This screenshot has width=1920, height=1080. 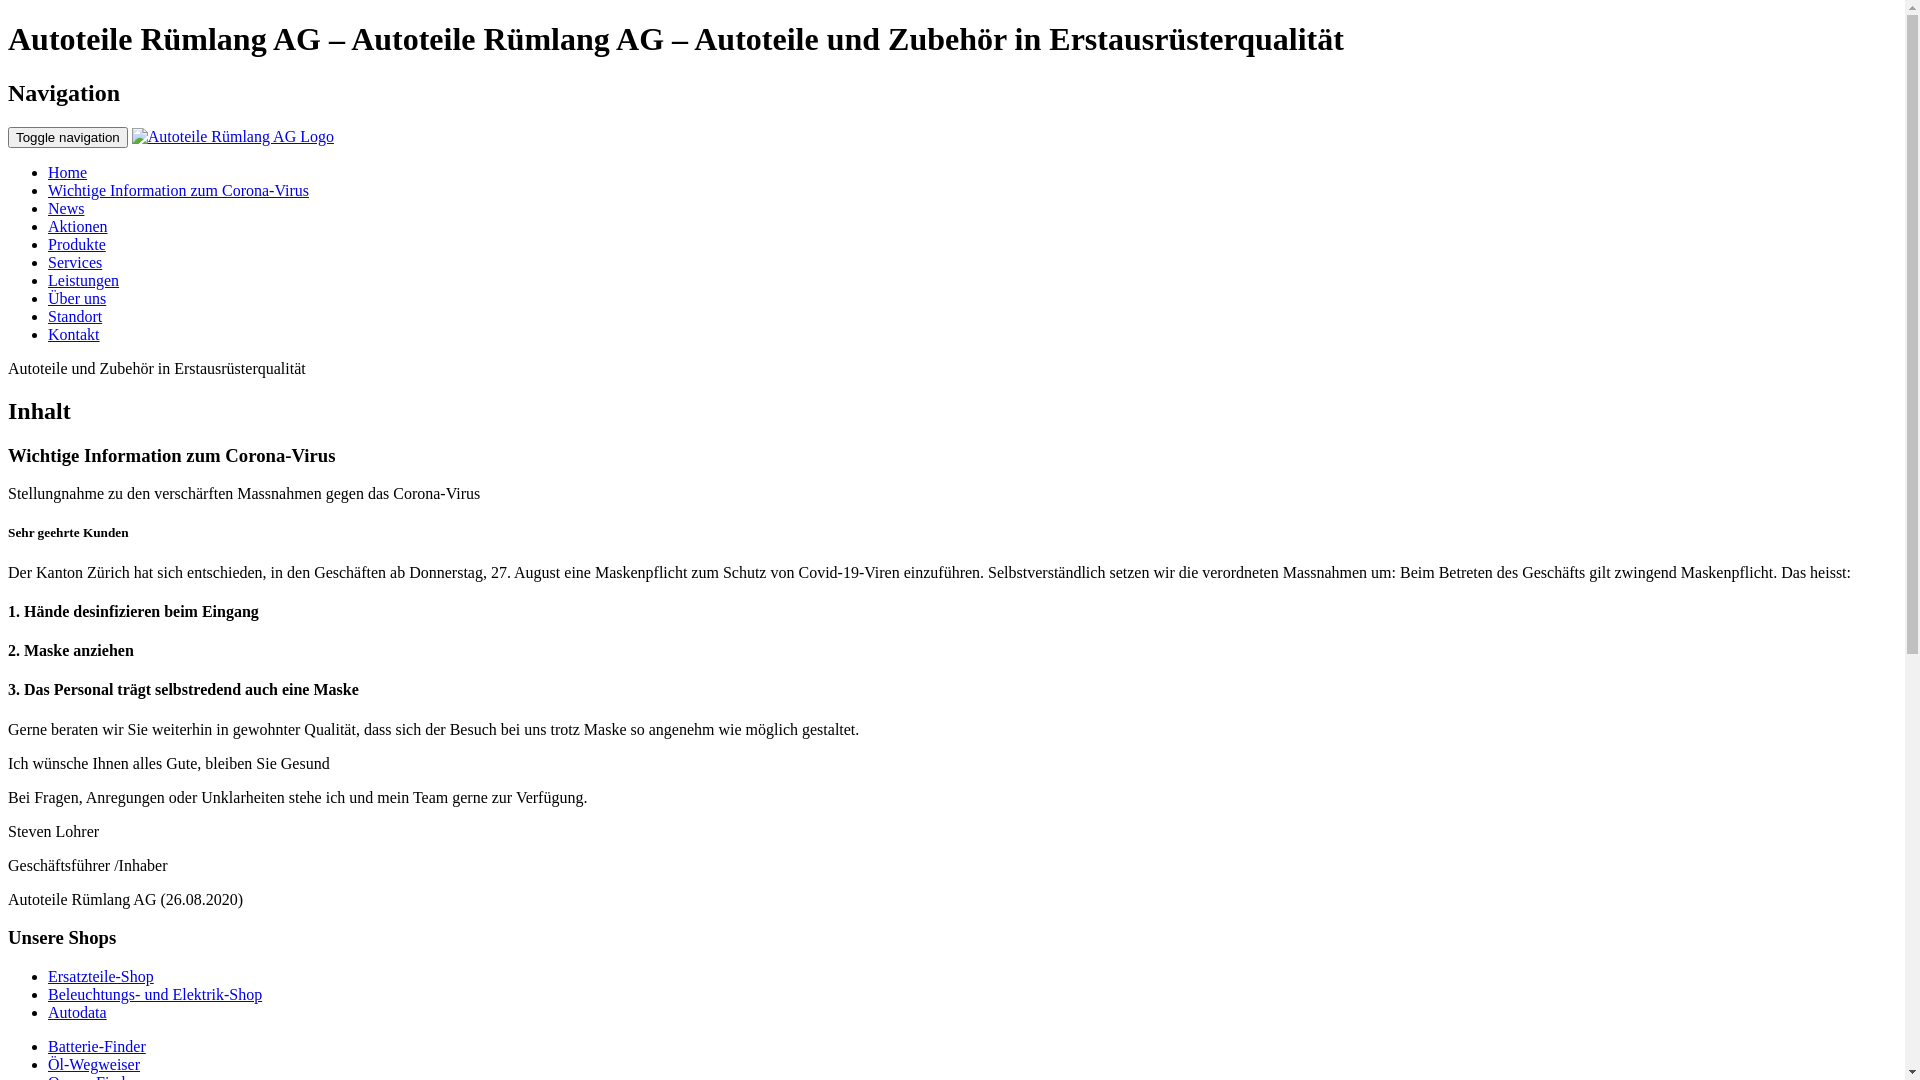 What do you see at coordinates (67, 136) in the screenshot?
I see `'Toggle navigation'` at bounding box center [67, 136].